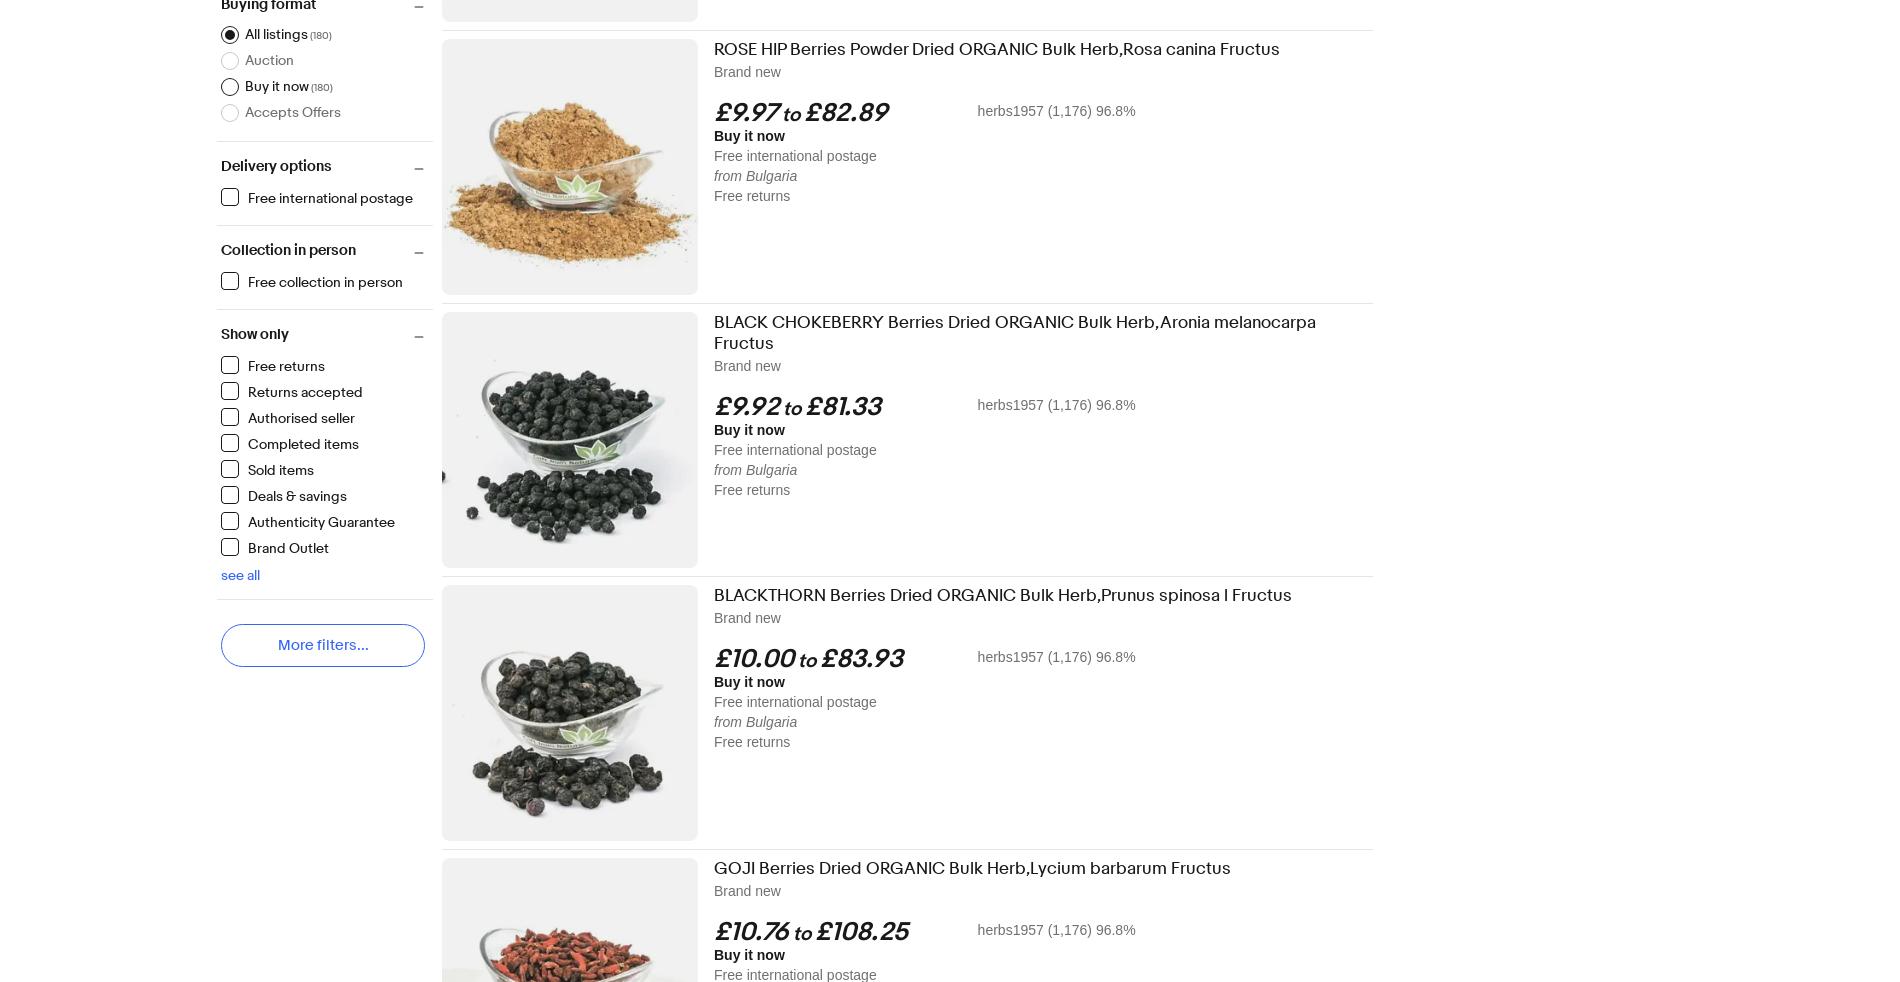  What do you see at coordinates (287, 250) in the screenshot?
I see `'Collection in person'` at bounding box center [287, 250].